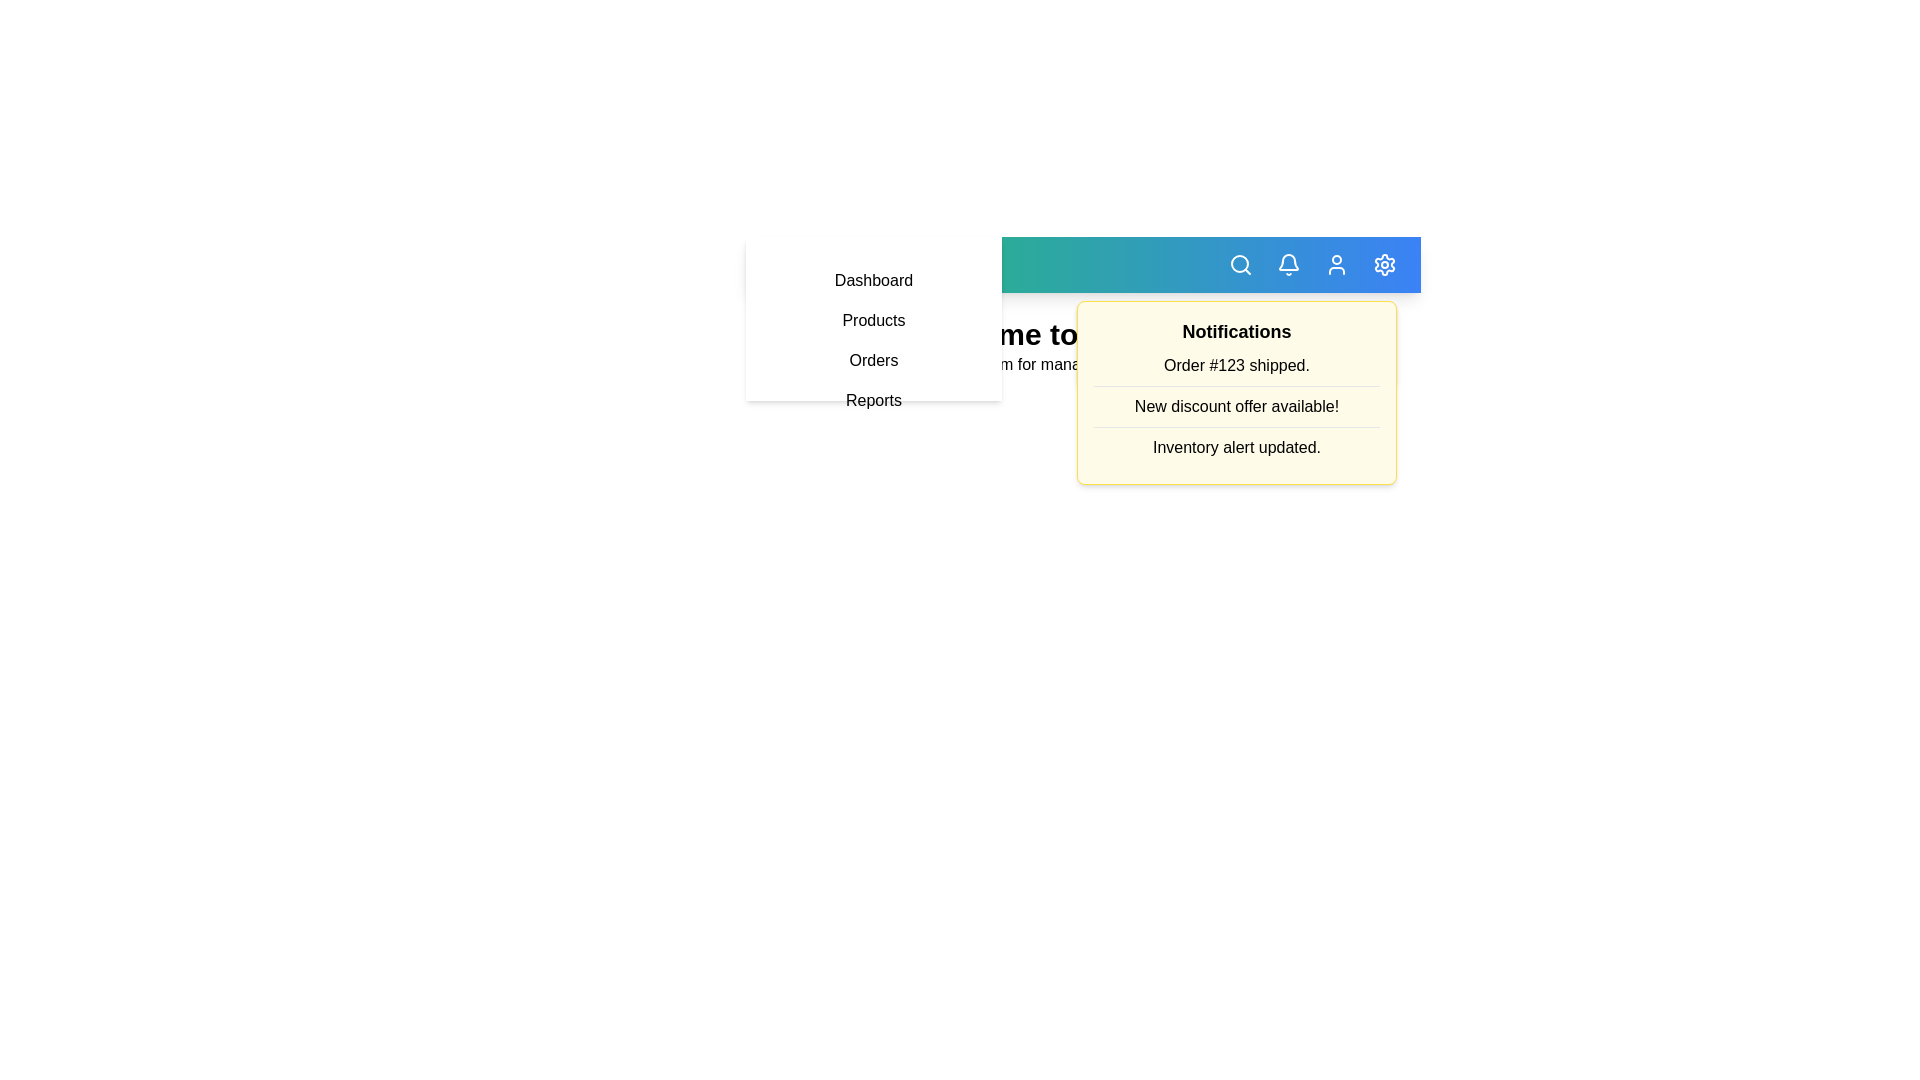  Describe the element at coordinates (873, 361) in the screenshot. I see `the 'Orders' menu item in the text-based navigation menu` at that location.